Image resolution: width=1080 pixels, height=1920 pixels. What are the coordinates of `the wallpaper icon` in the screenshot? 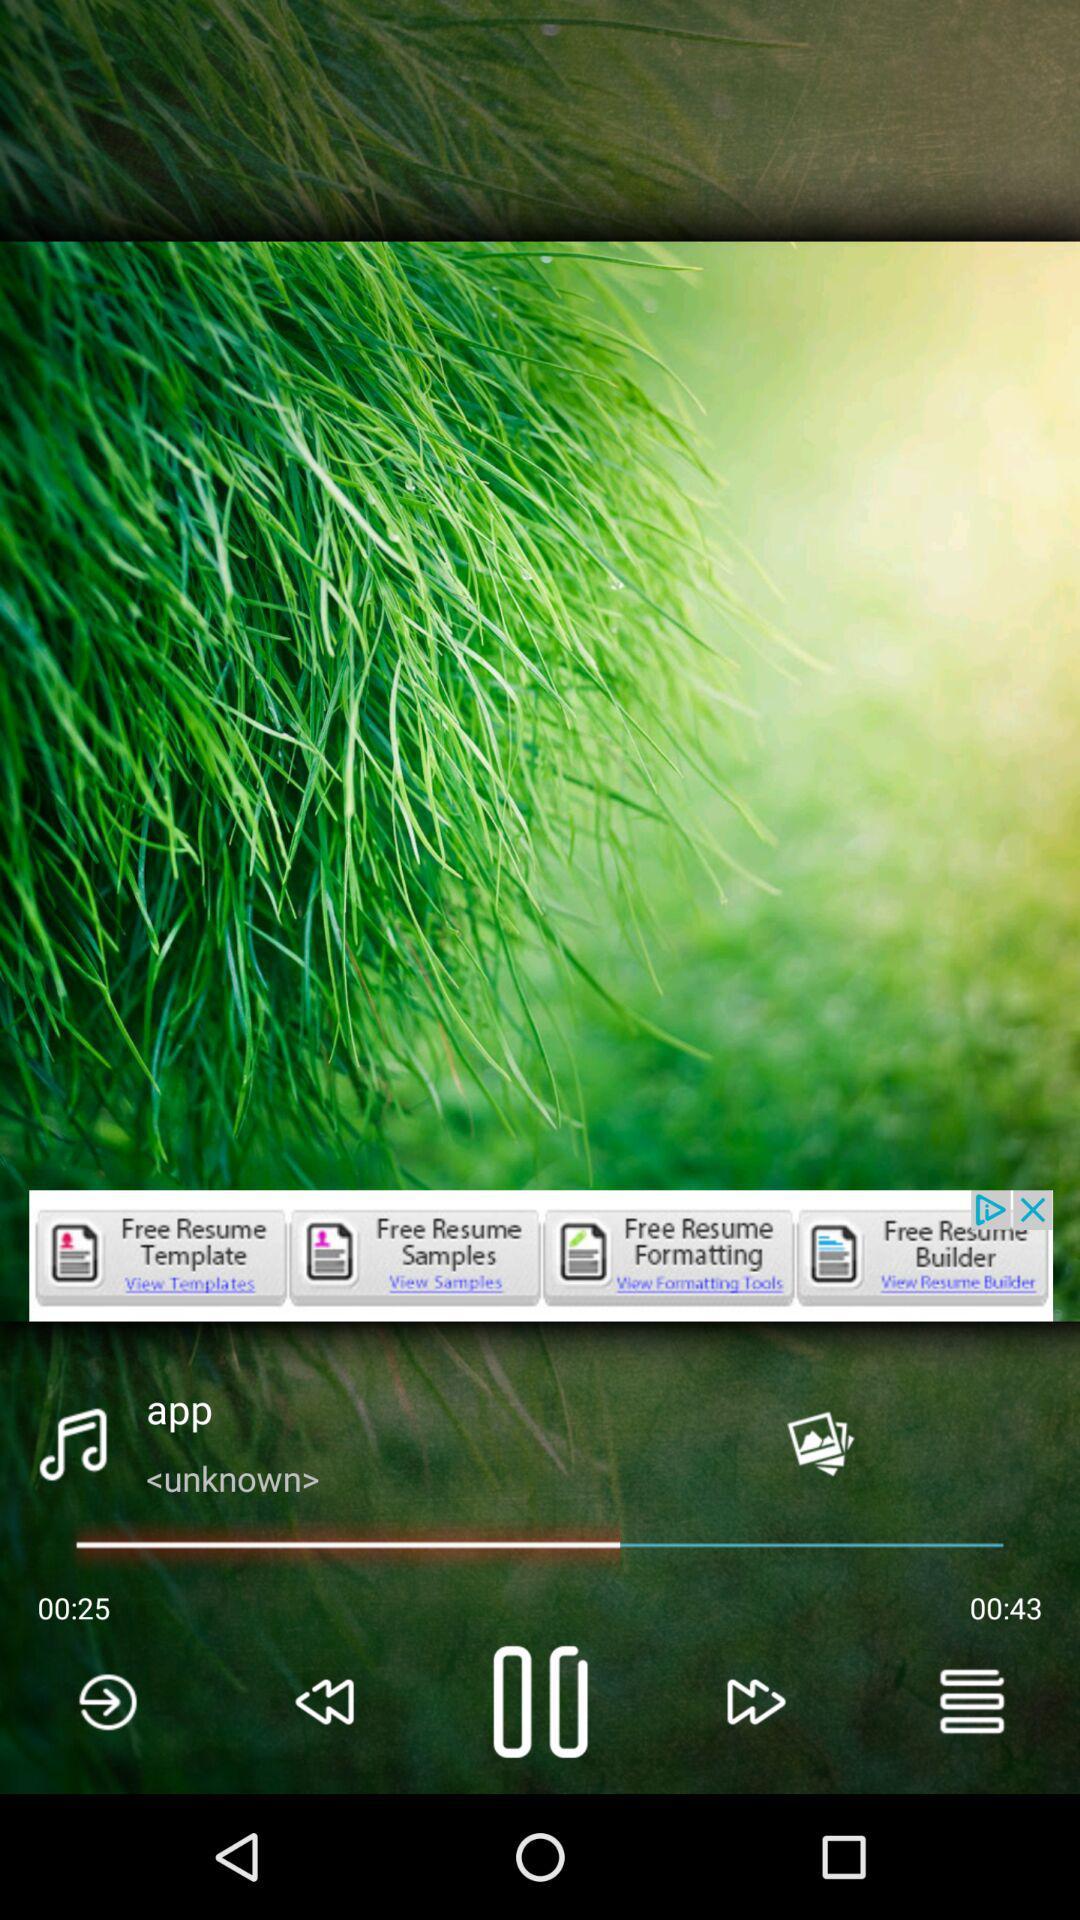 It's located at (819, 1443).